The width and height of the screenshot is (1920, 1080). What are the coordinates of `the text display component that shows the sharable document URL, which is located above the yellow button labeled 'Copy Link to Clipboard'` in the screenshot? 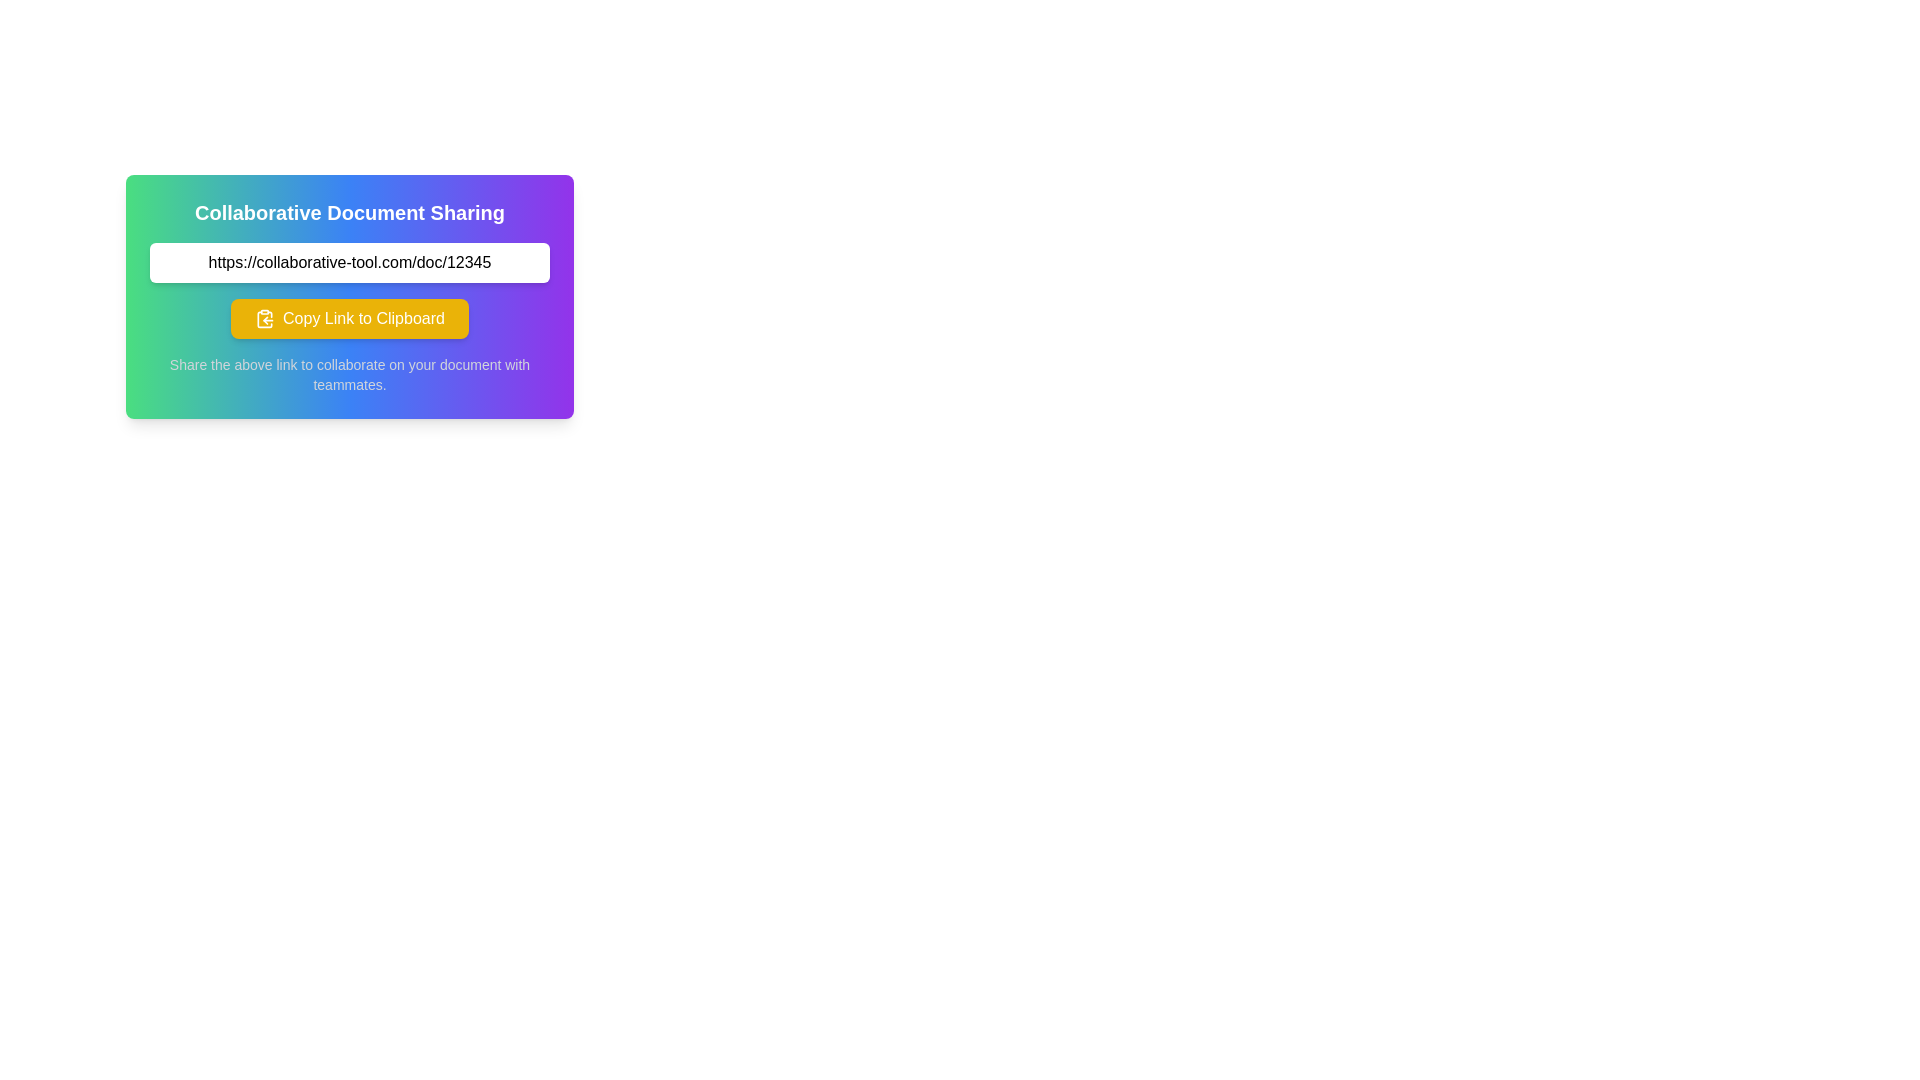 It's located at (350, 261).